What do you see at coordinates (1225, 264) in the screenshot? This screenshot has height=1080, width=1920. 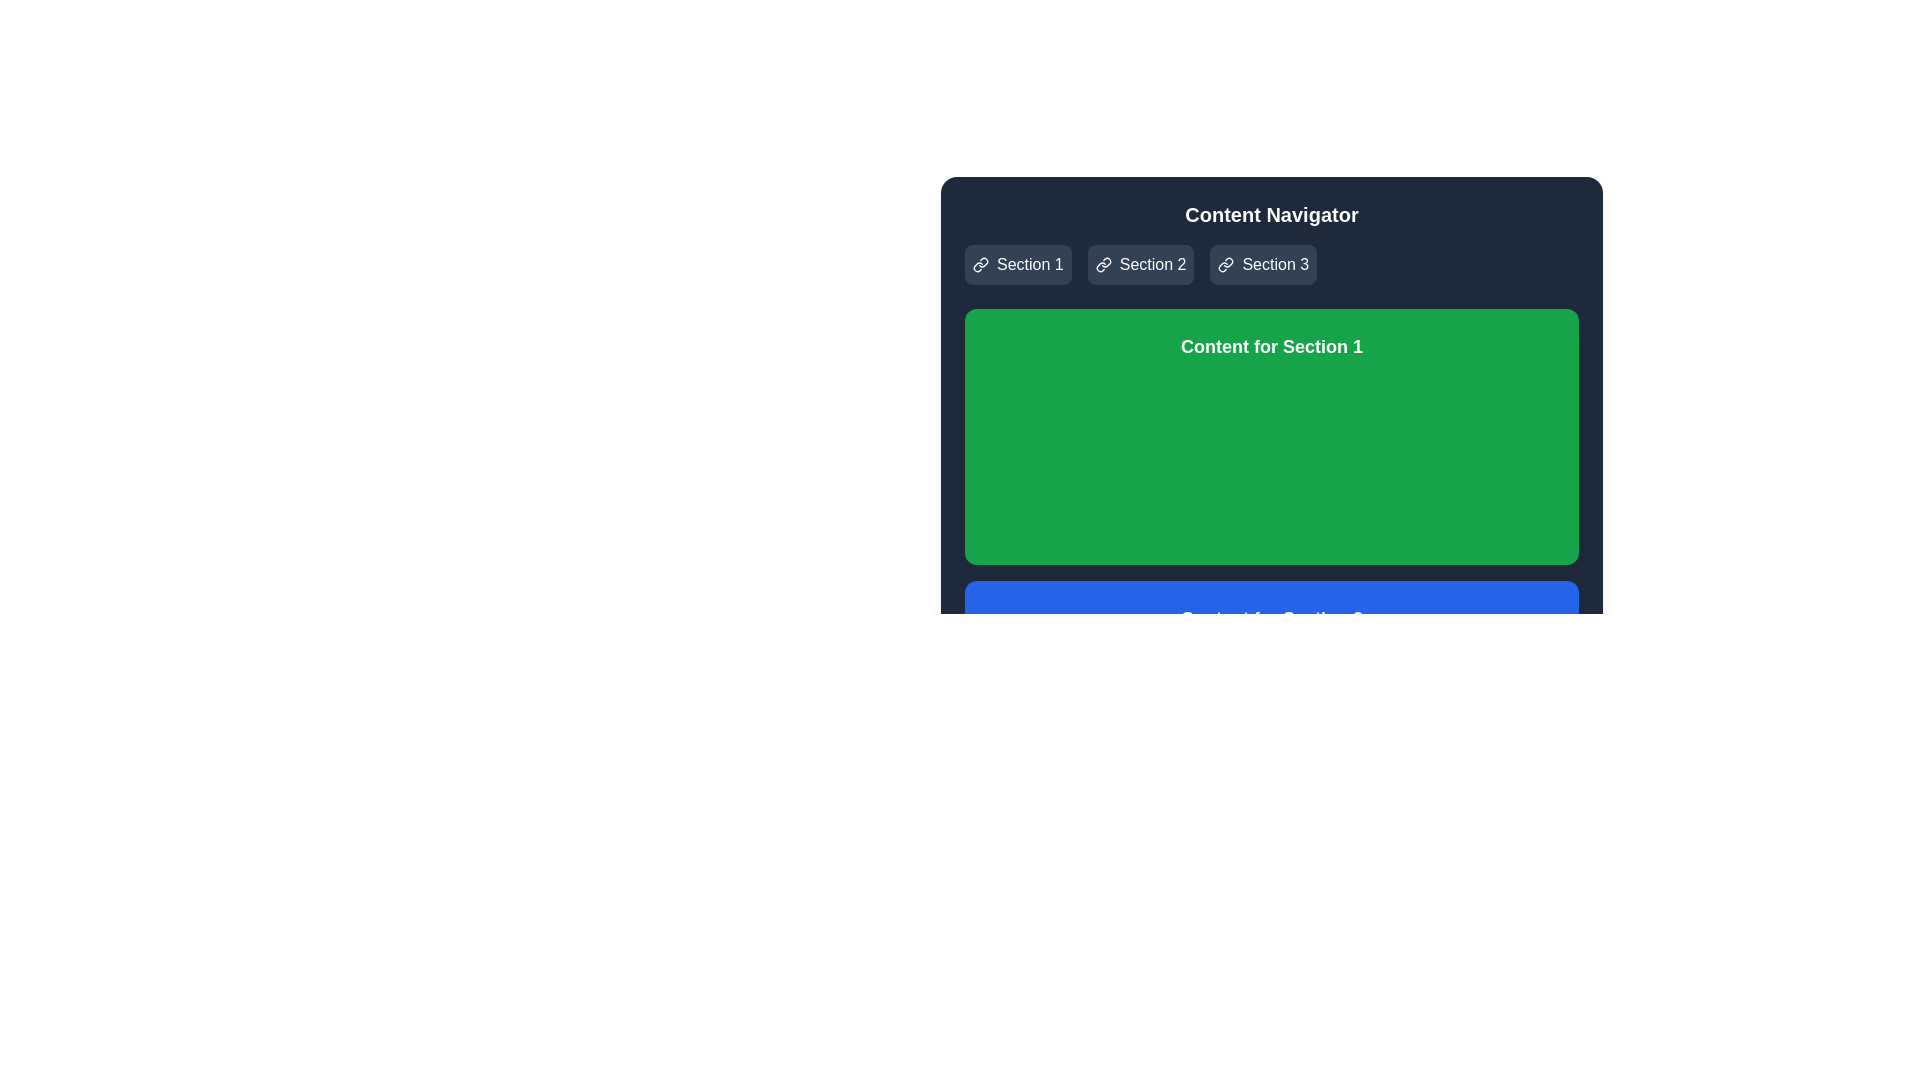 I see `the icon that visually signifies the link functionality of the 'Section 3' button, located to the left of the text 'Section 3' in the top navigation bar` at bounding box center [1225, 264].